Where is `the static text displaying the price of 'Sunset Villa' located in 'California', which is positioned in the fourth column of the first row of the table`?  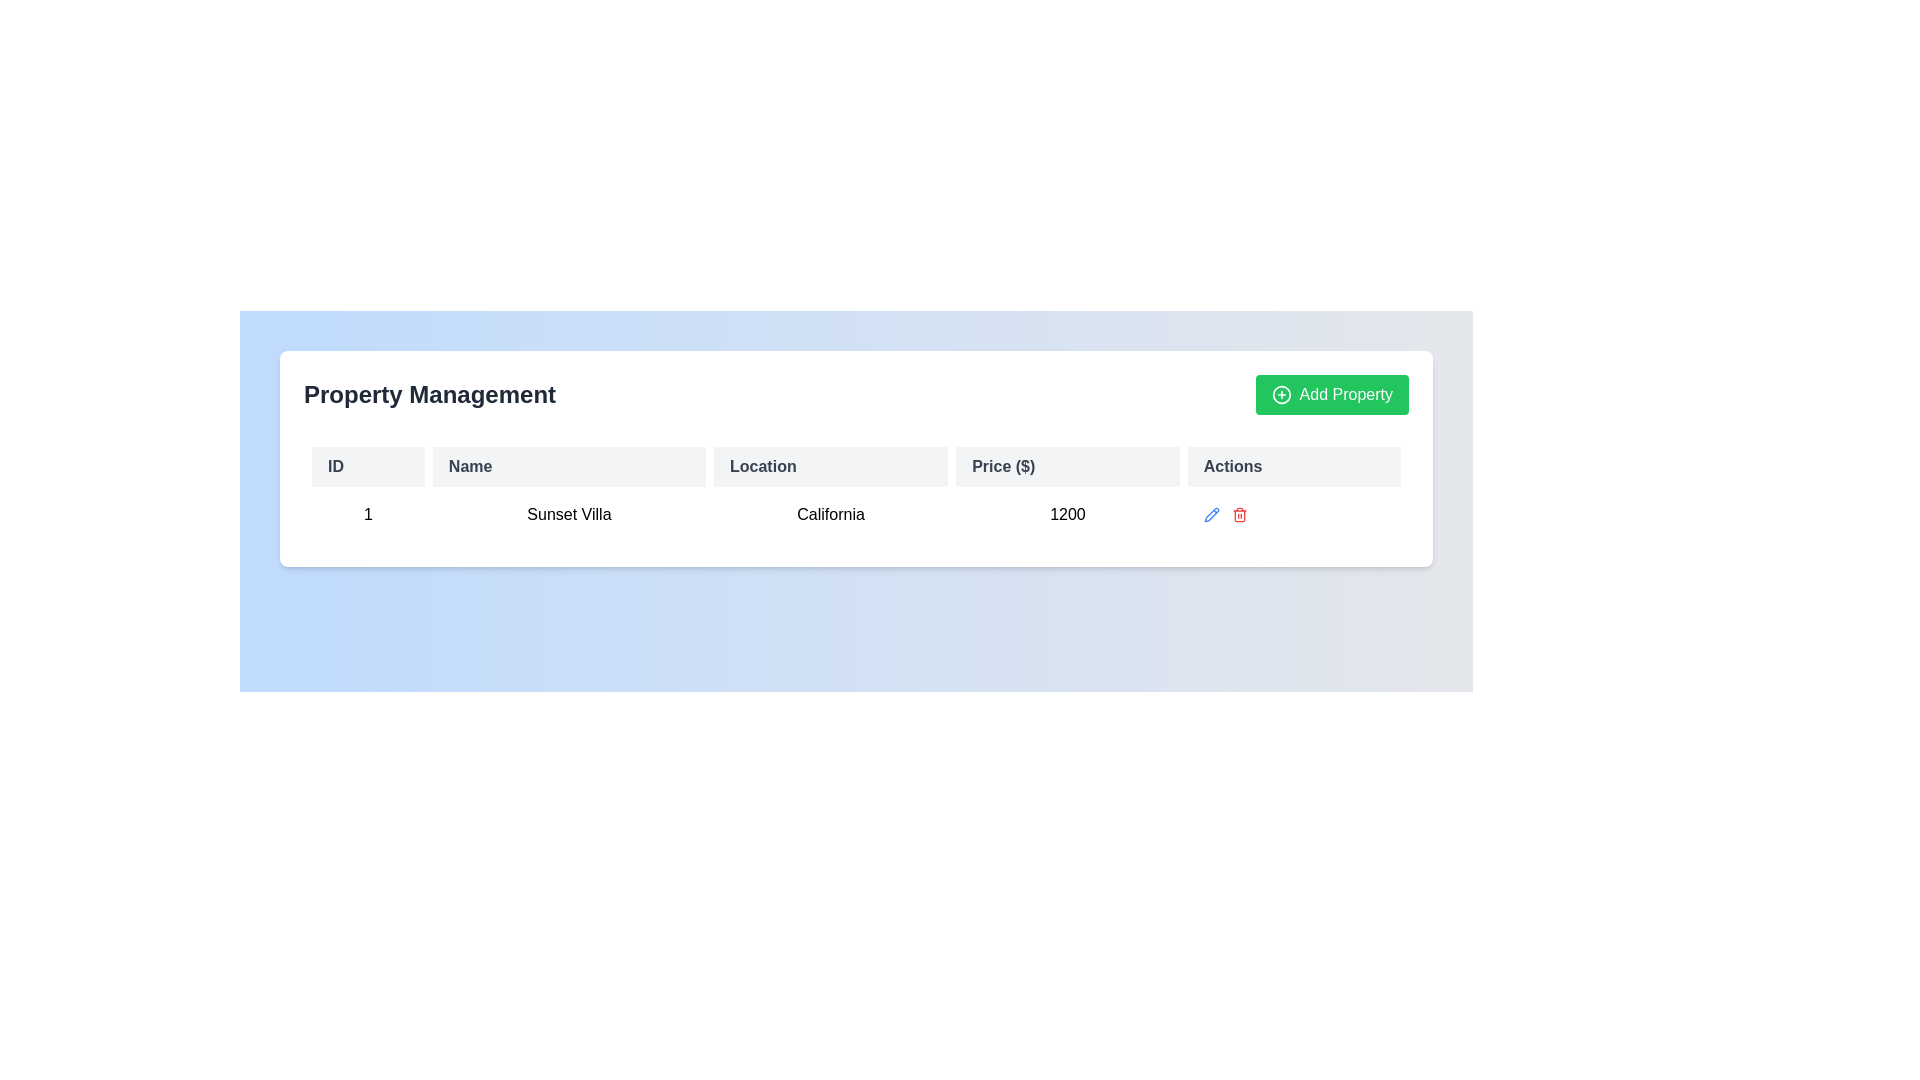 the static text displaying the price of 'Sunset Villa' located in 'California', which is positioned in the fourth column of the first row of the table is located at coordinates (1066, 514).